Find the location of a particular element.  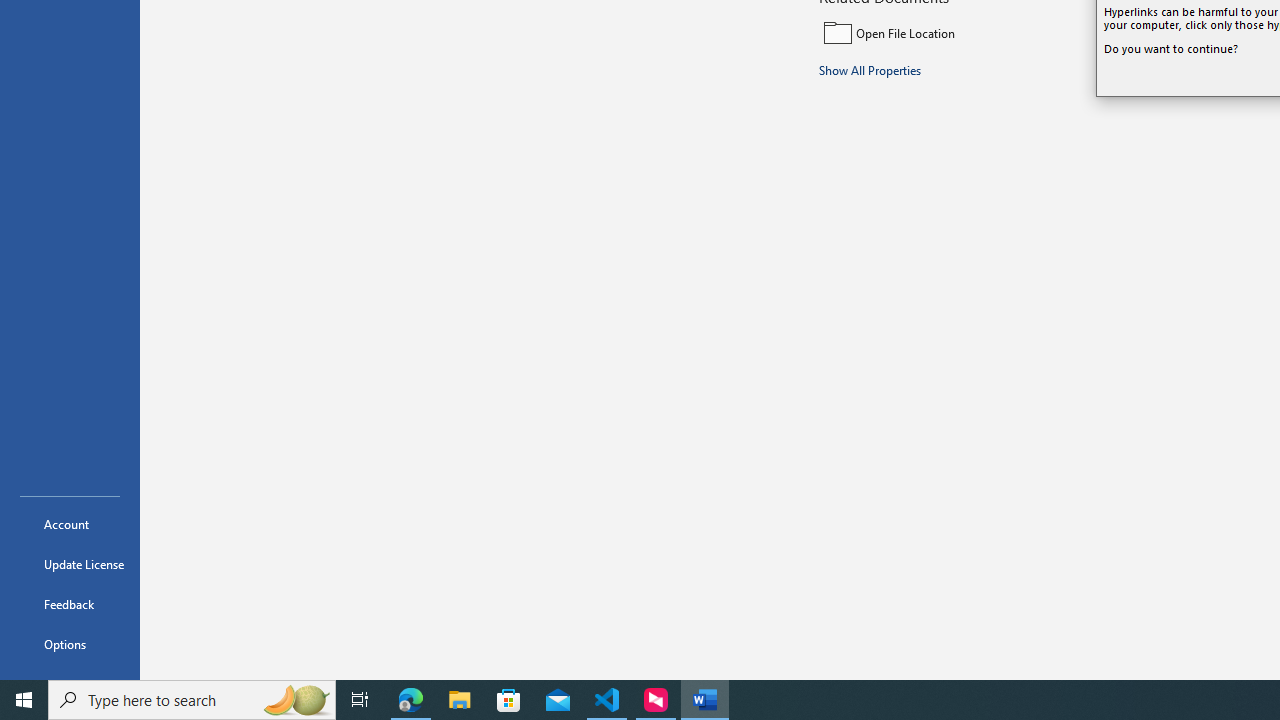

'Word - 1 running window' is located at coordinates (705, 698).